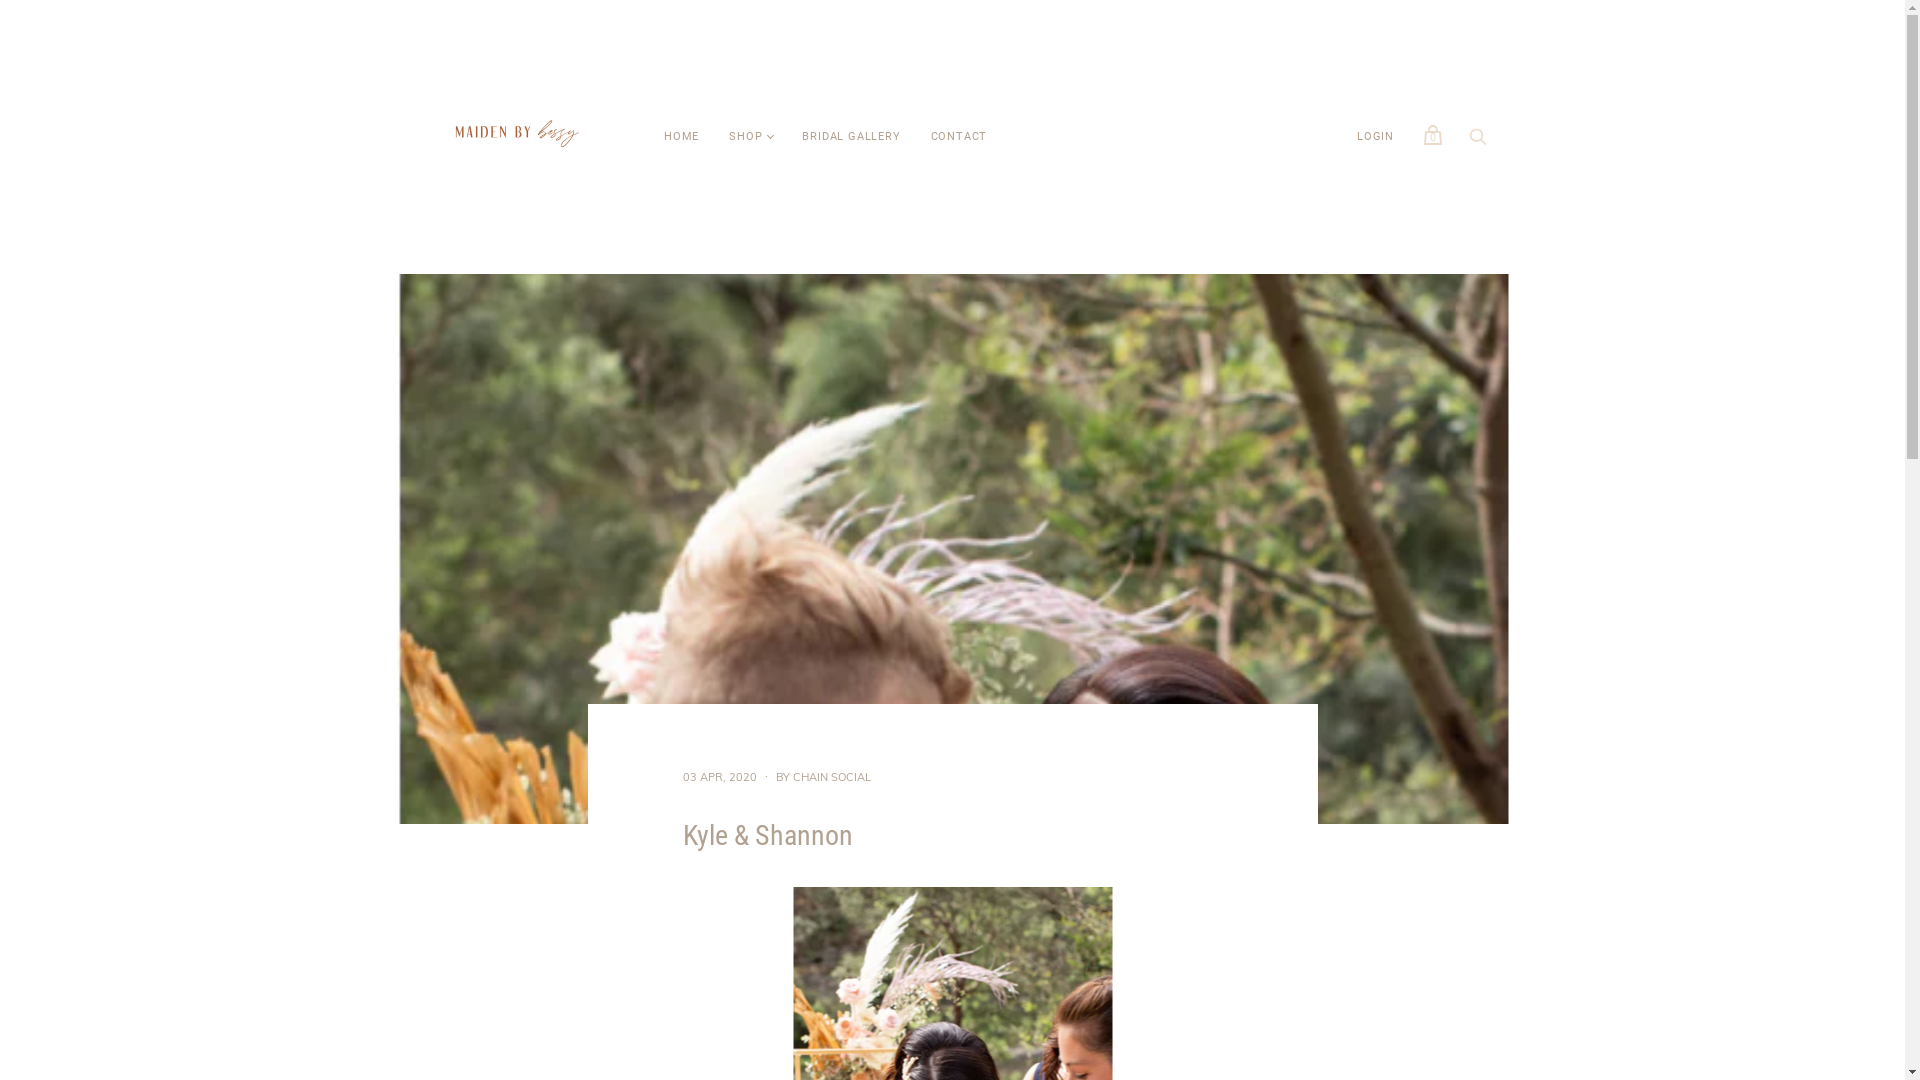 This screenshot has height=1080, width=1920. Describe the element at coordinates (744, 136) in the screenshot. I see `'SHOP'` at that location.